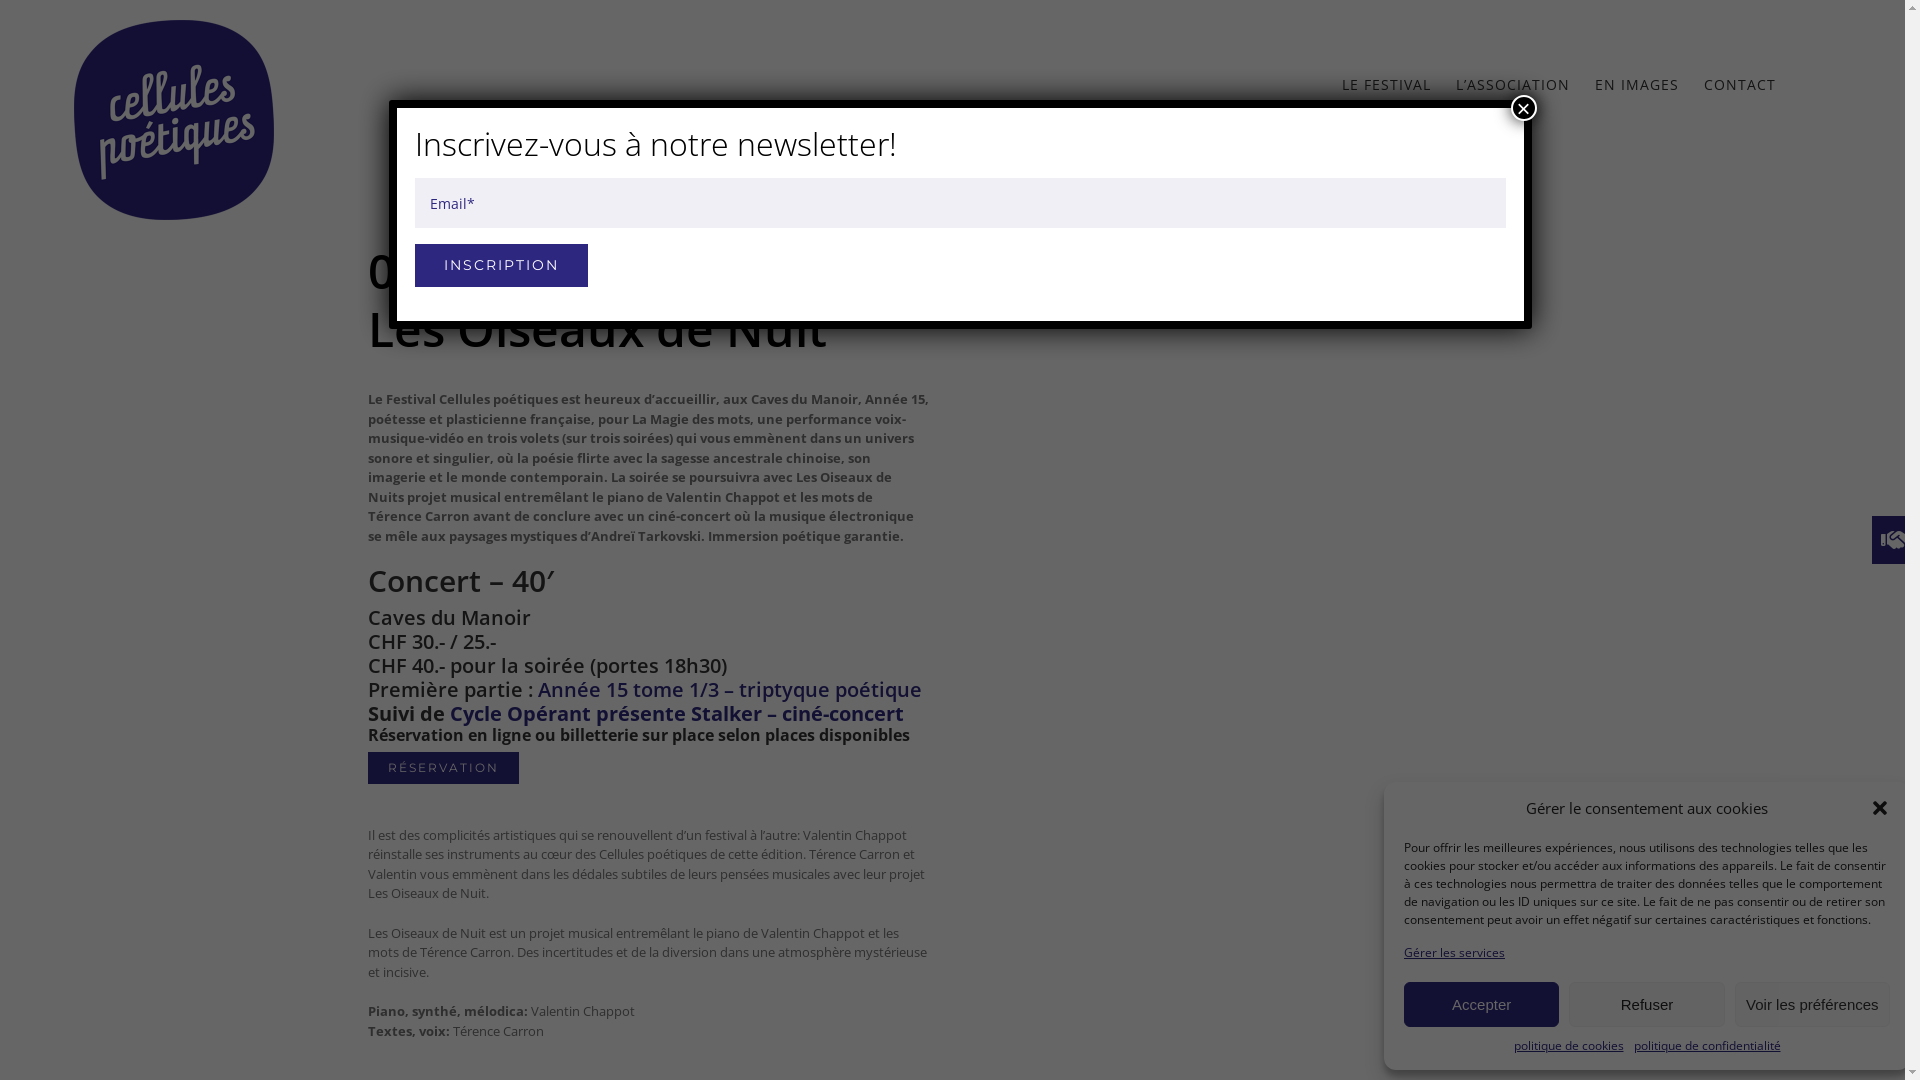 This screenshot has width=1920, height=1080. What do you see at coordinates (500, 264) in the screenshot?
I see `'inscription'` at bounding box center [500, 264].